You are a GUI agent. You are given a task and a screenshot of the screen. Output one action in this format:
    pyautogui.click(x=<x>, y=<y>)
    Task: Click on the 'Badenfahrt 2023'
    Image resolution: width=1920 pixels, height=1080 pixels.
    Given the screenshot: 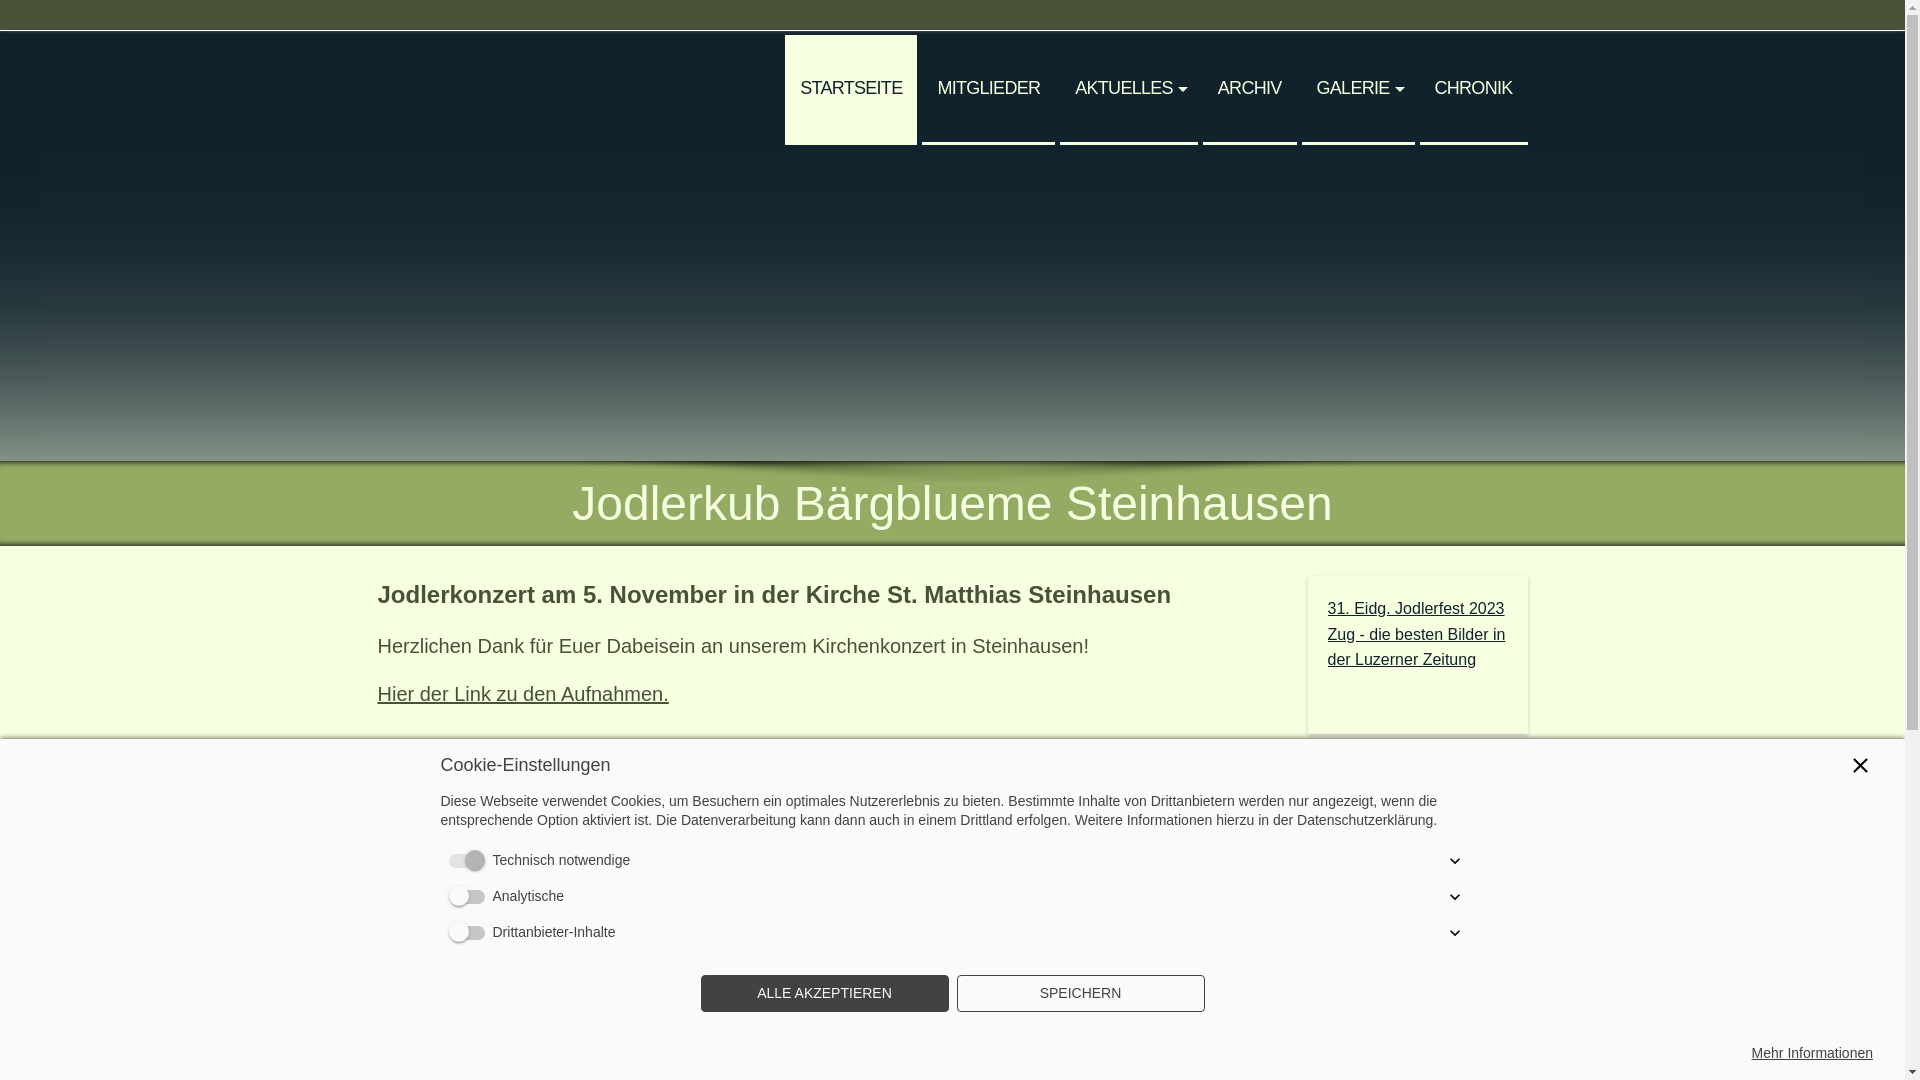 What is the action you would take?
    pyautogui.click(x=760, y=902)
    